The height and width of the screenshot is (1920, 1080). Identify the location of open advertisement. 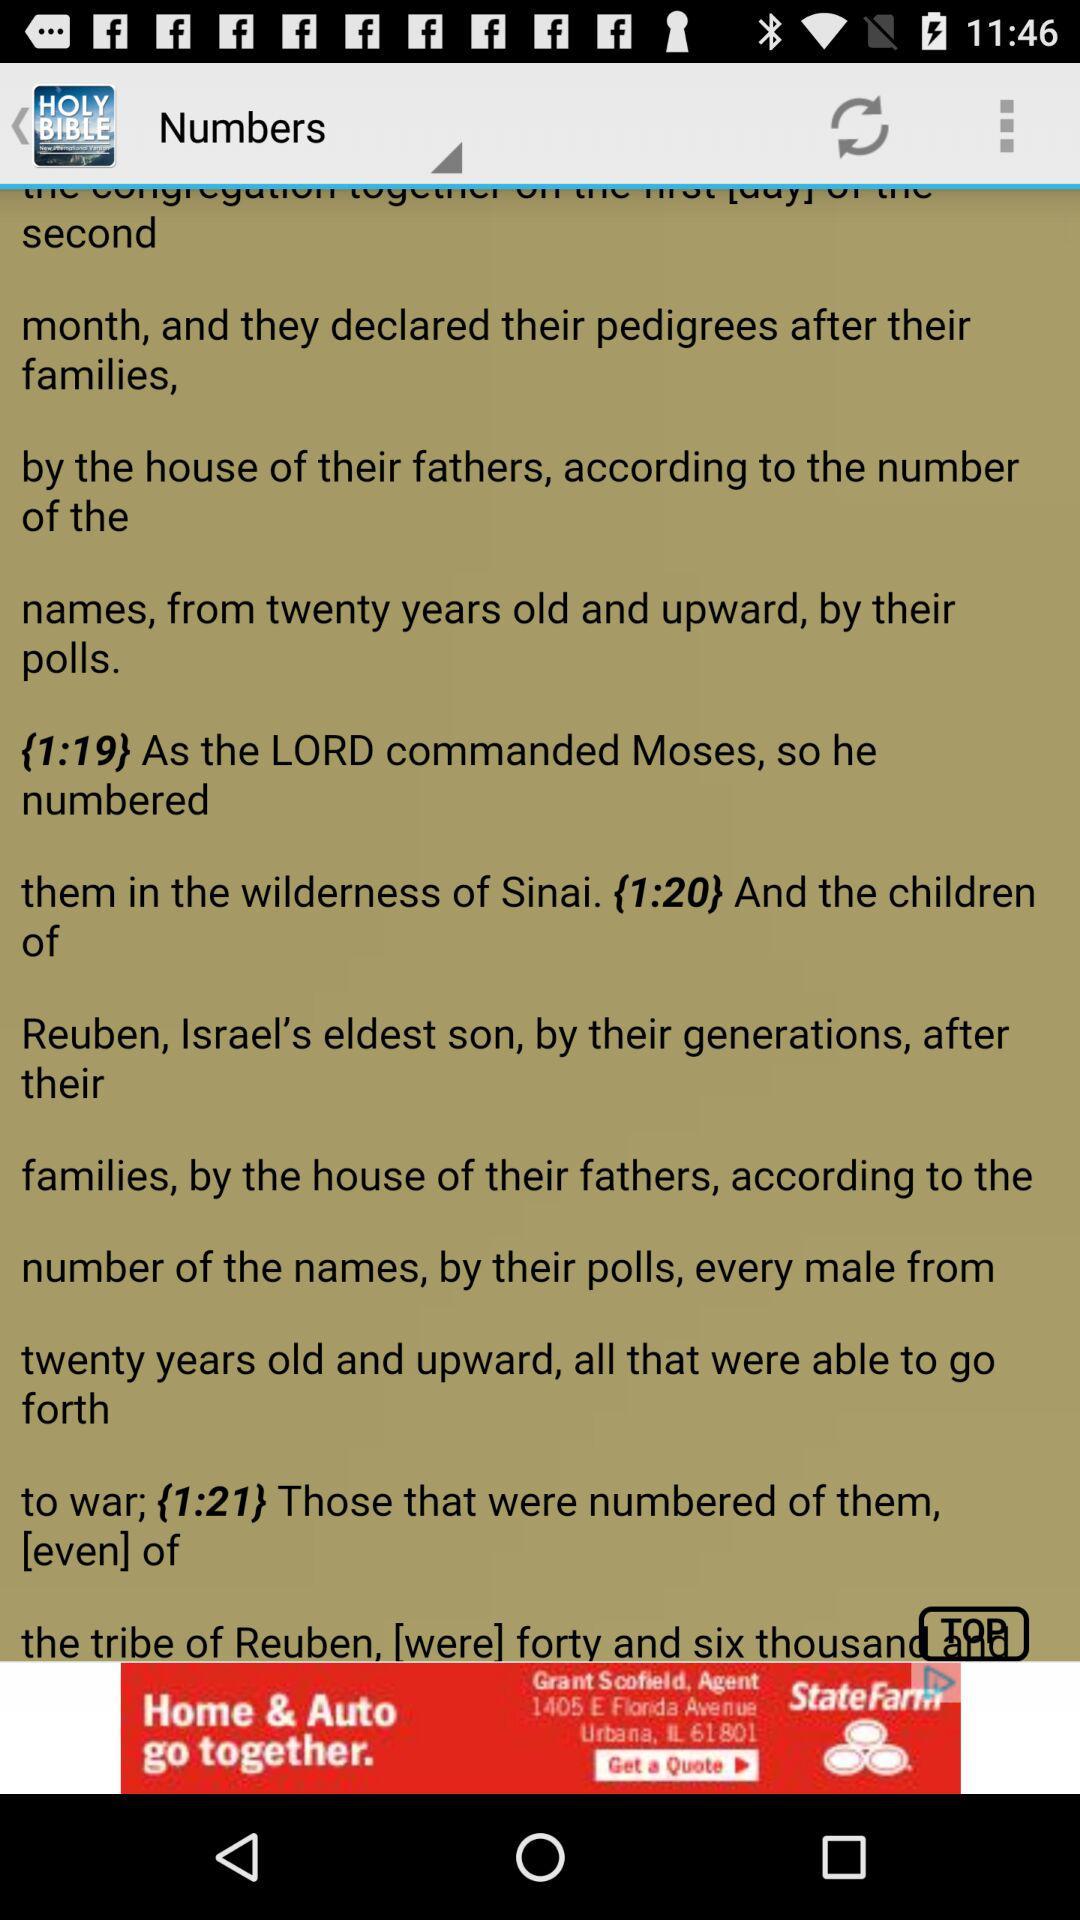
(540, 1727).